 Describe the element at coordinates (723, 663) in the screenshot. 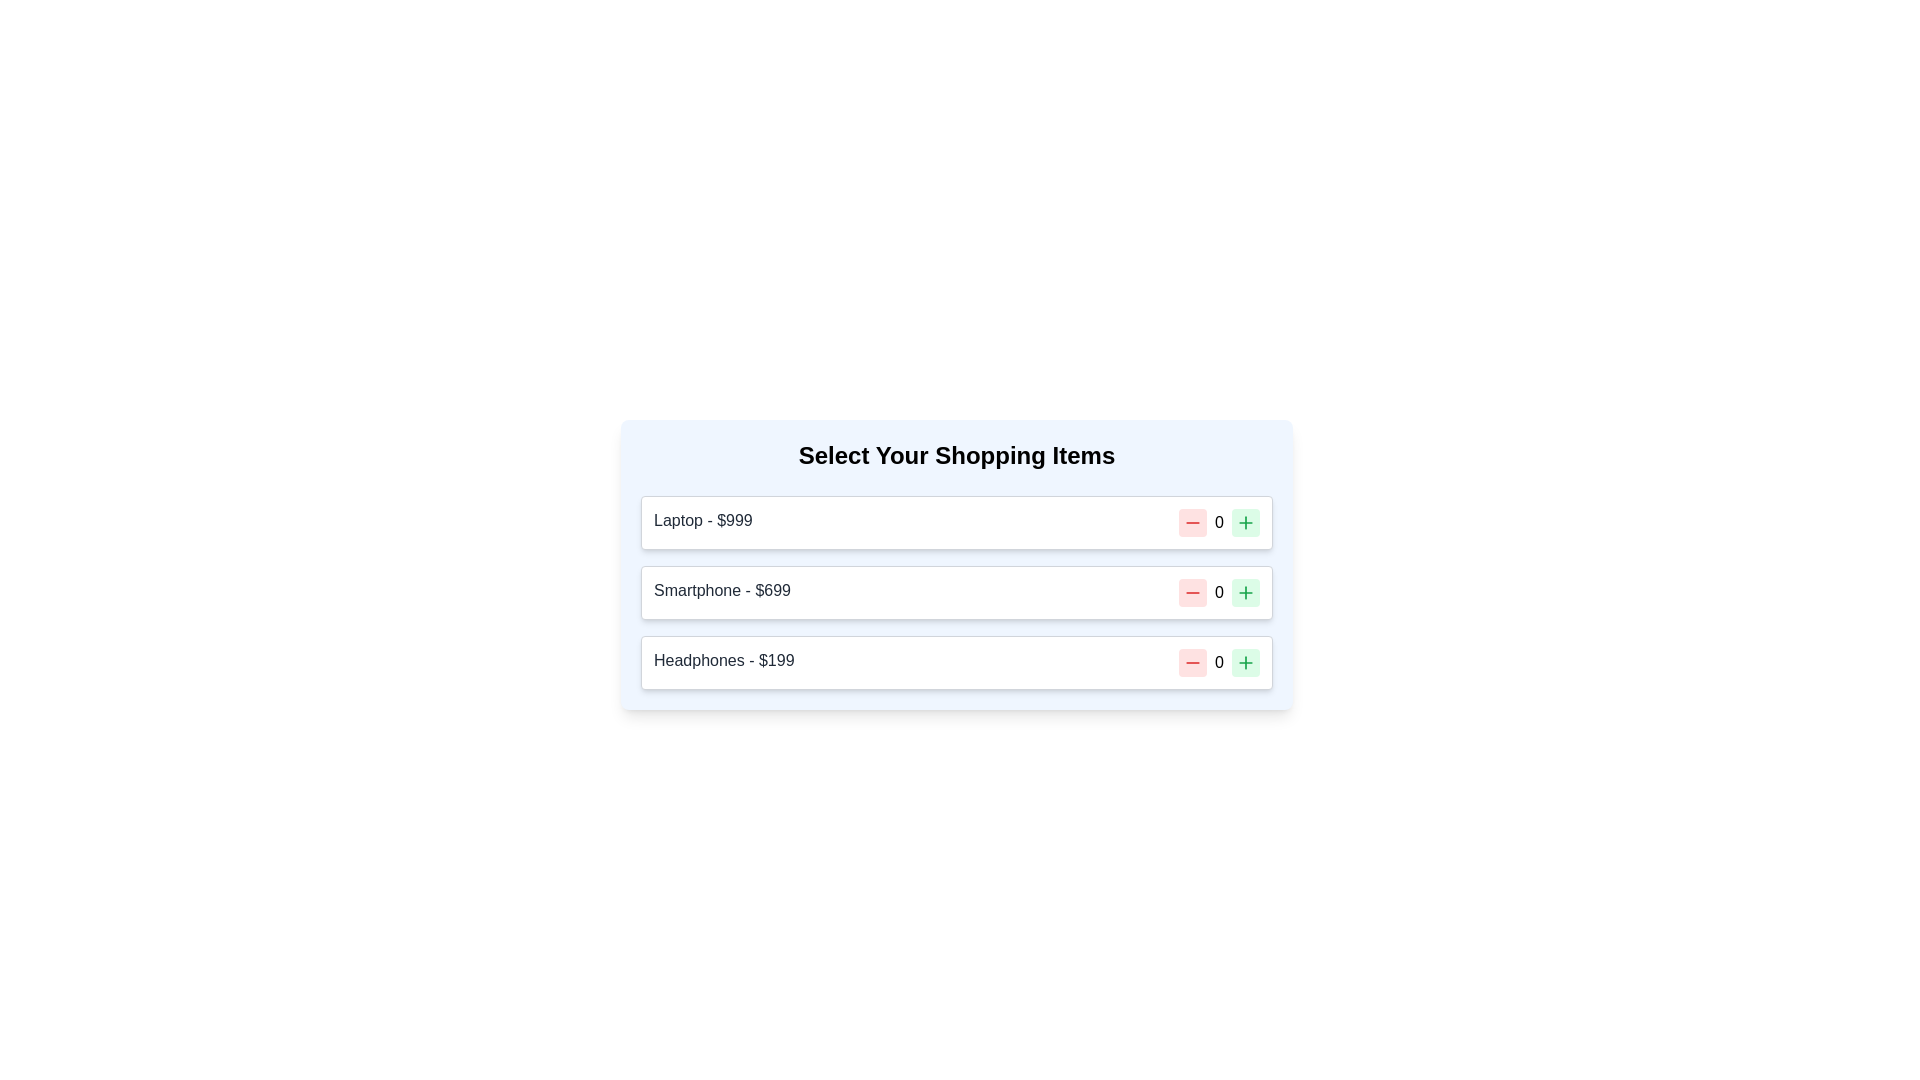

I see `item's name and price displayed in the text label for 'Headphones' priced at '$199', located in the third row of the shopping items list` at that location.